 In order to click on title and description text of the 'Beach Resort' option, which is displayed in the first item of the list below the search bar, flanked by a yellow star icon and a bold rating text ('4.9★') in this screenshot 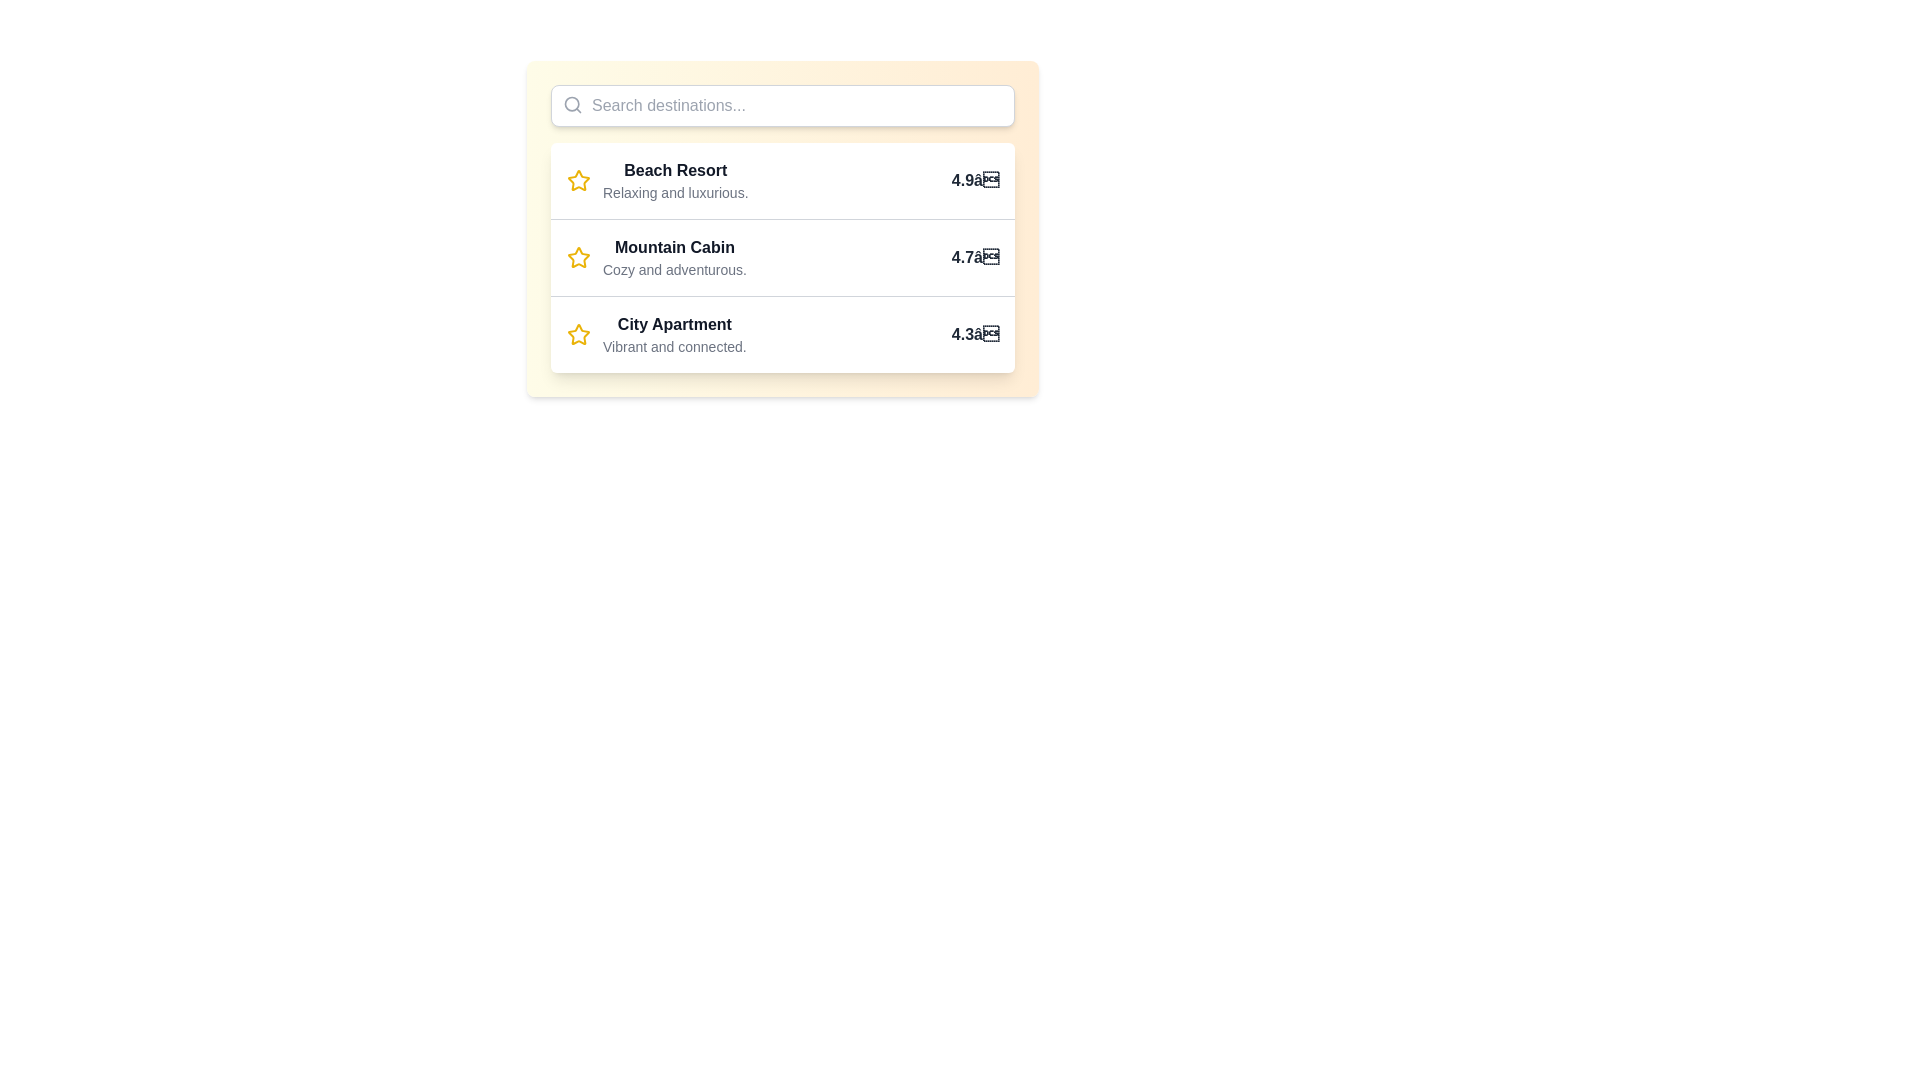, I will do `click(675, 181)`.